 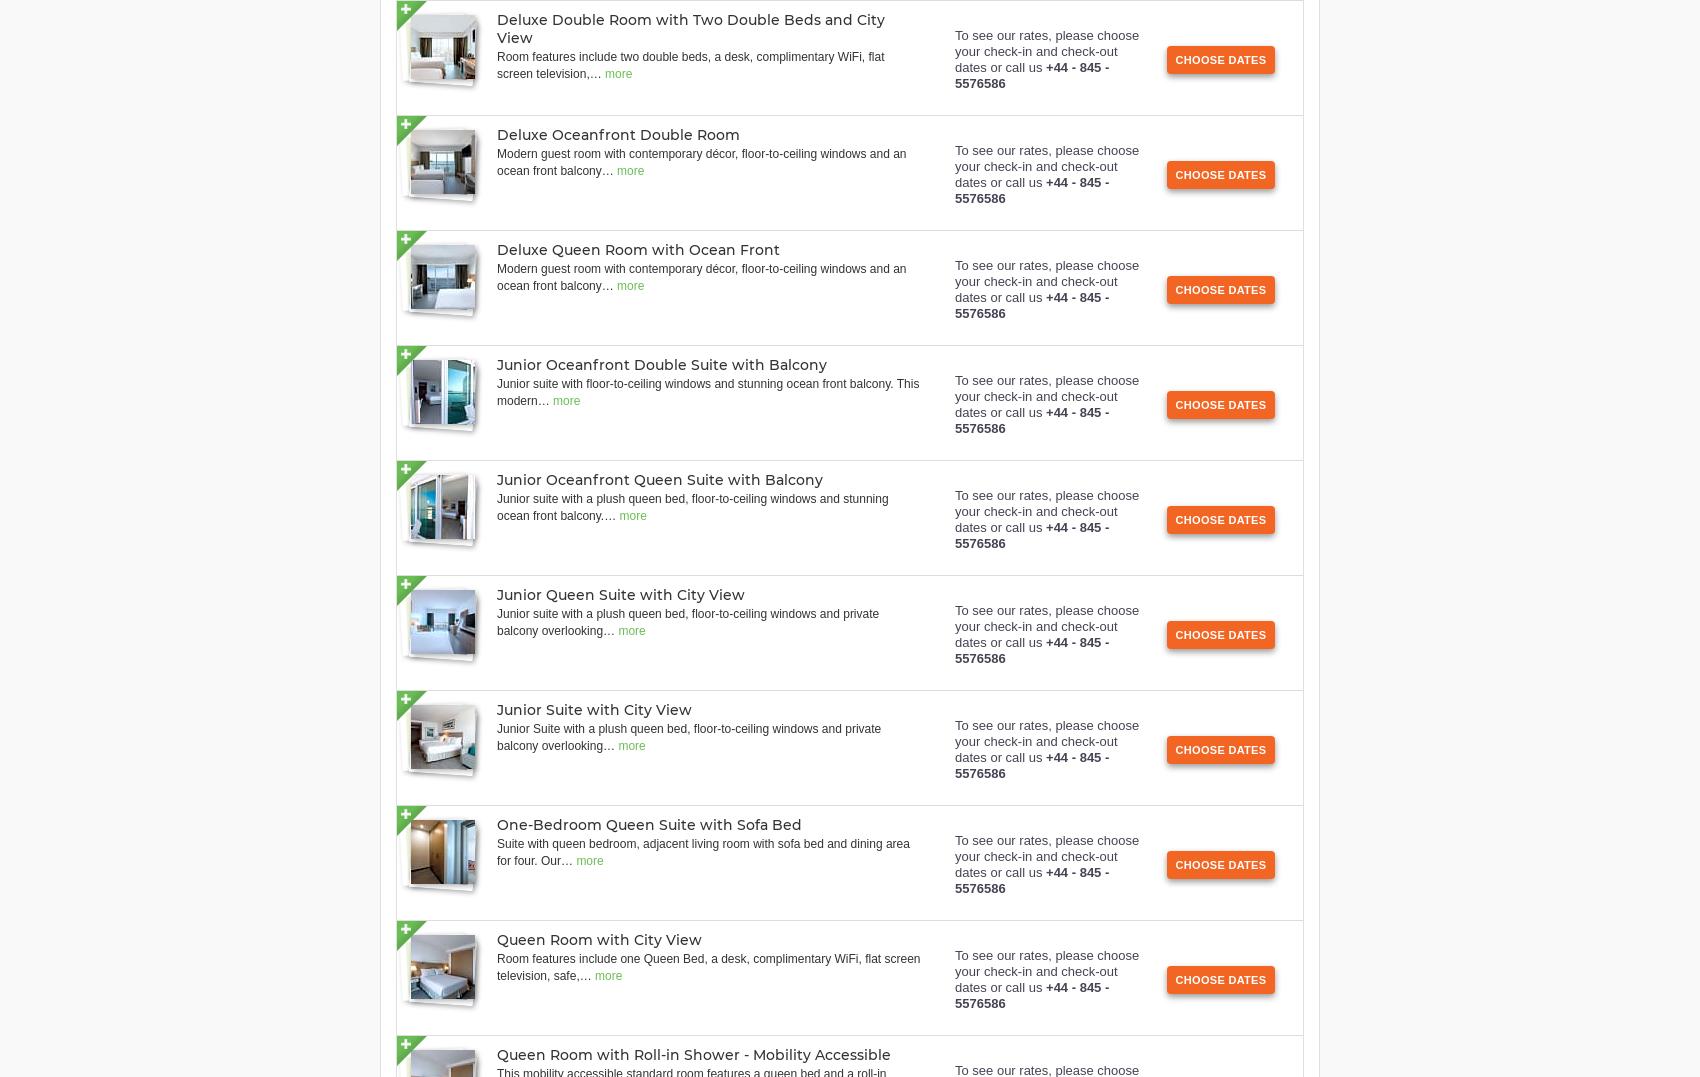 I want to click on 'Junior suite with a plush queen bed, floor-to-ceiling windows and private balcony overlooking', so click(x=687, y=622).